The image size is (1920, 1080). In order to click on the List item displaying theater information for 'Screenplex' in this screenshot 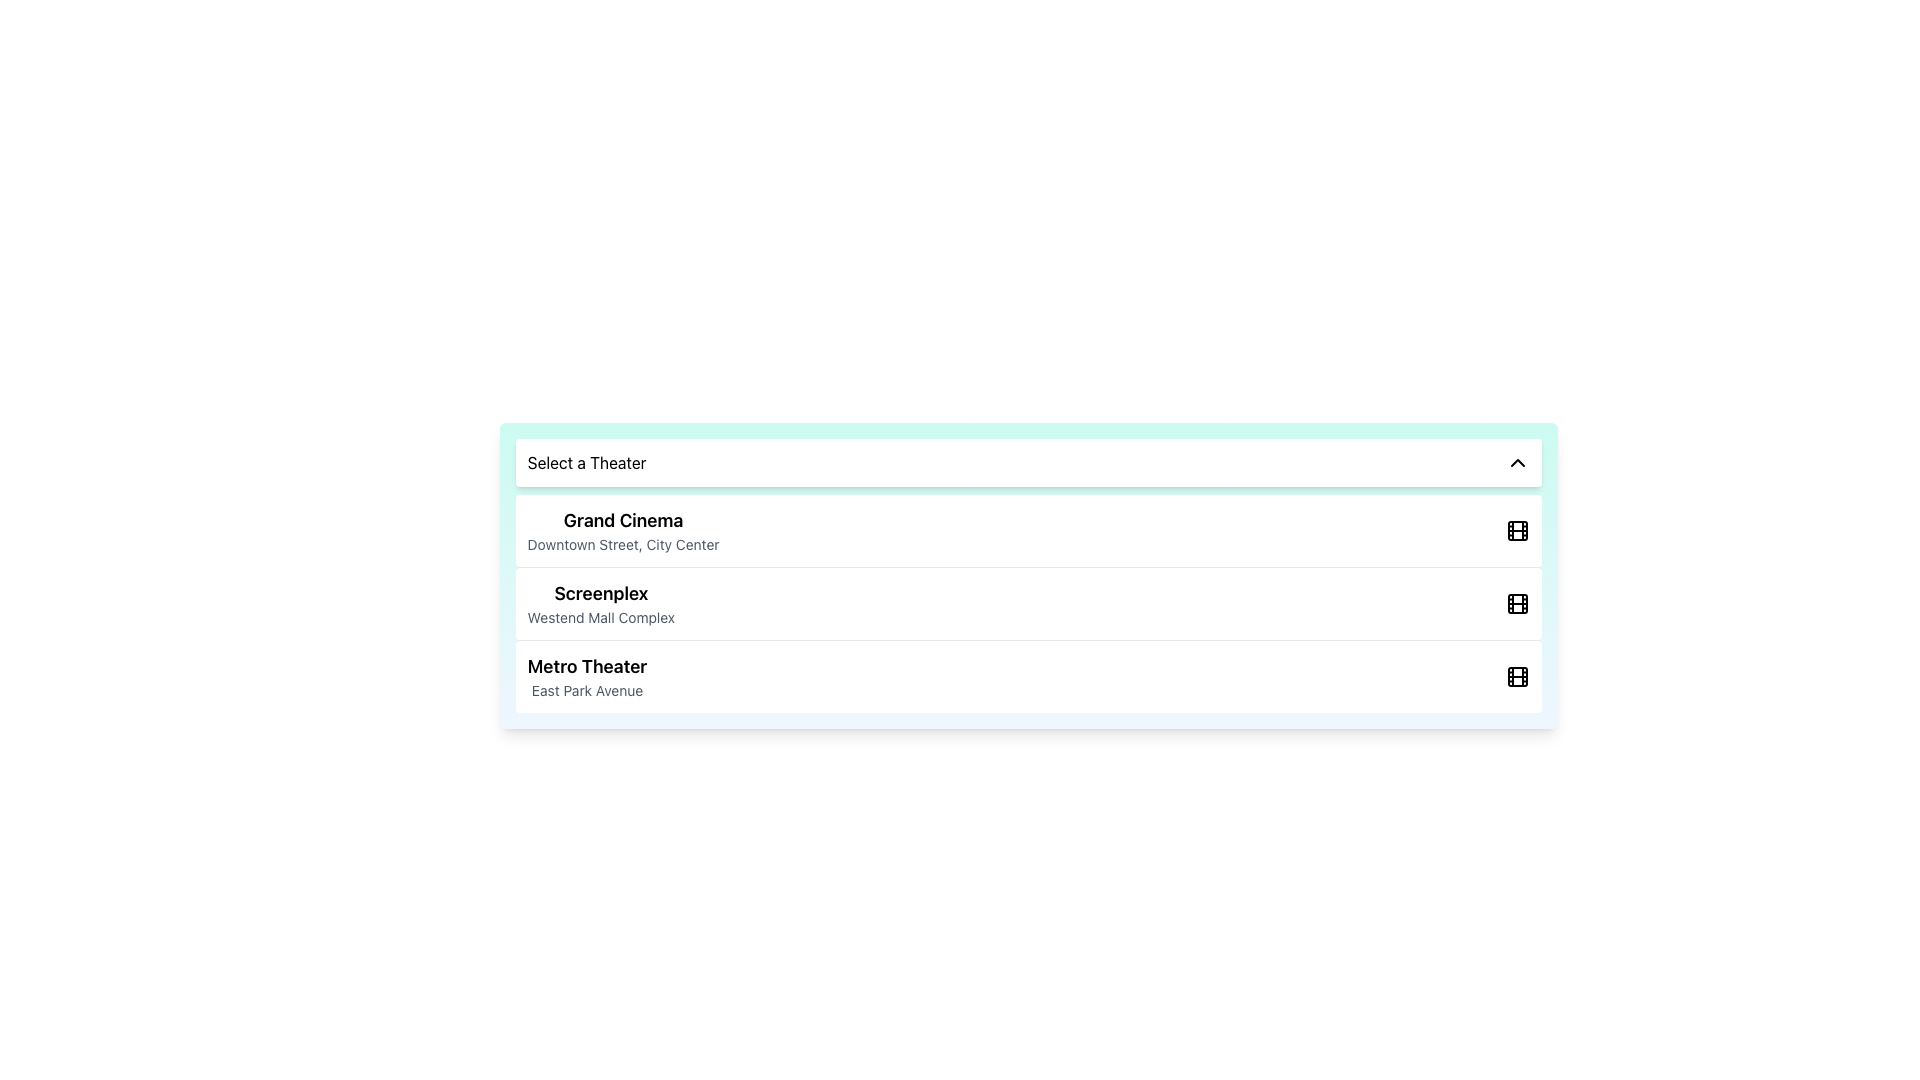, I will do `click(1028, 602)`.